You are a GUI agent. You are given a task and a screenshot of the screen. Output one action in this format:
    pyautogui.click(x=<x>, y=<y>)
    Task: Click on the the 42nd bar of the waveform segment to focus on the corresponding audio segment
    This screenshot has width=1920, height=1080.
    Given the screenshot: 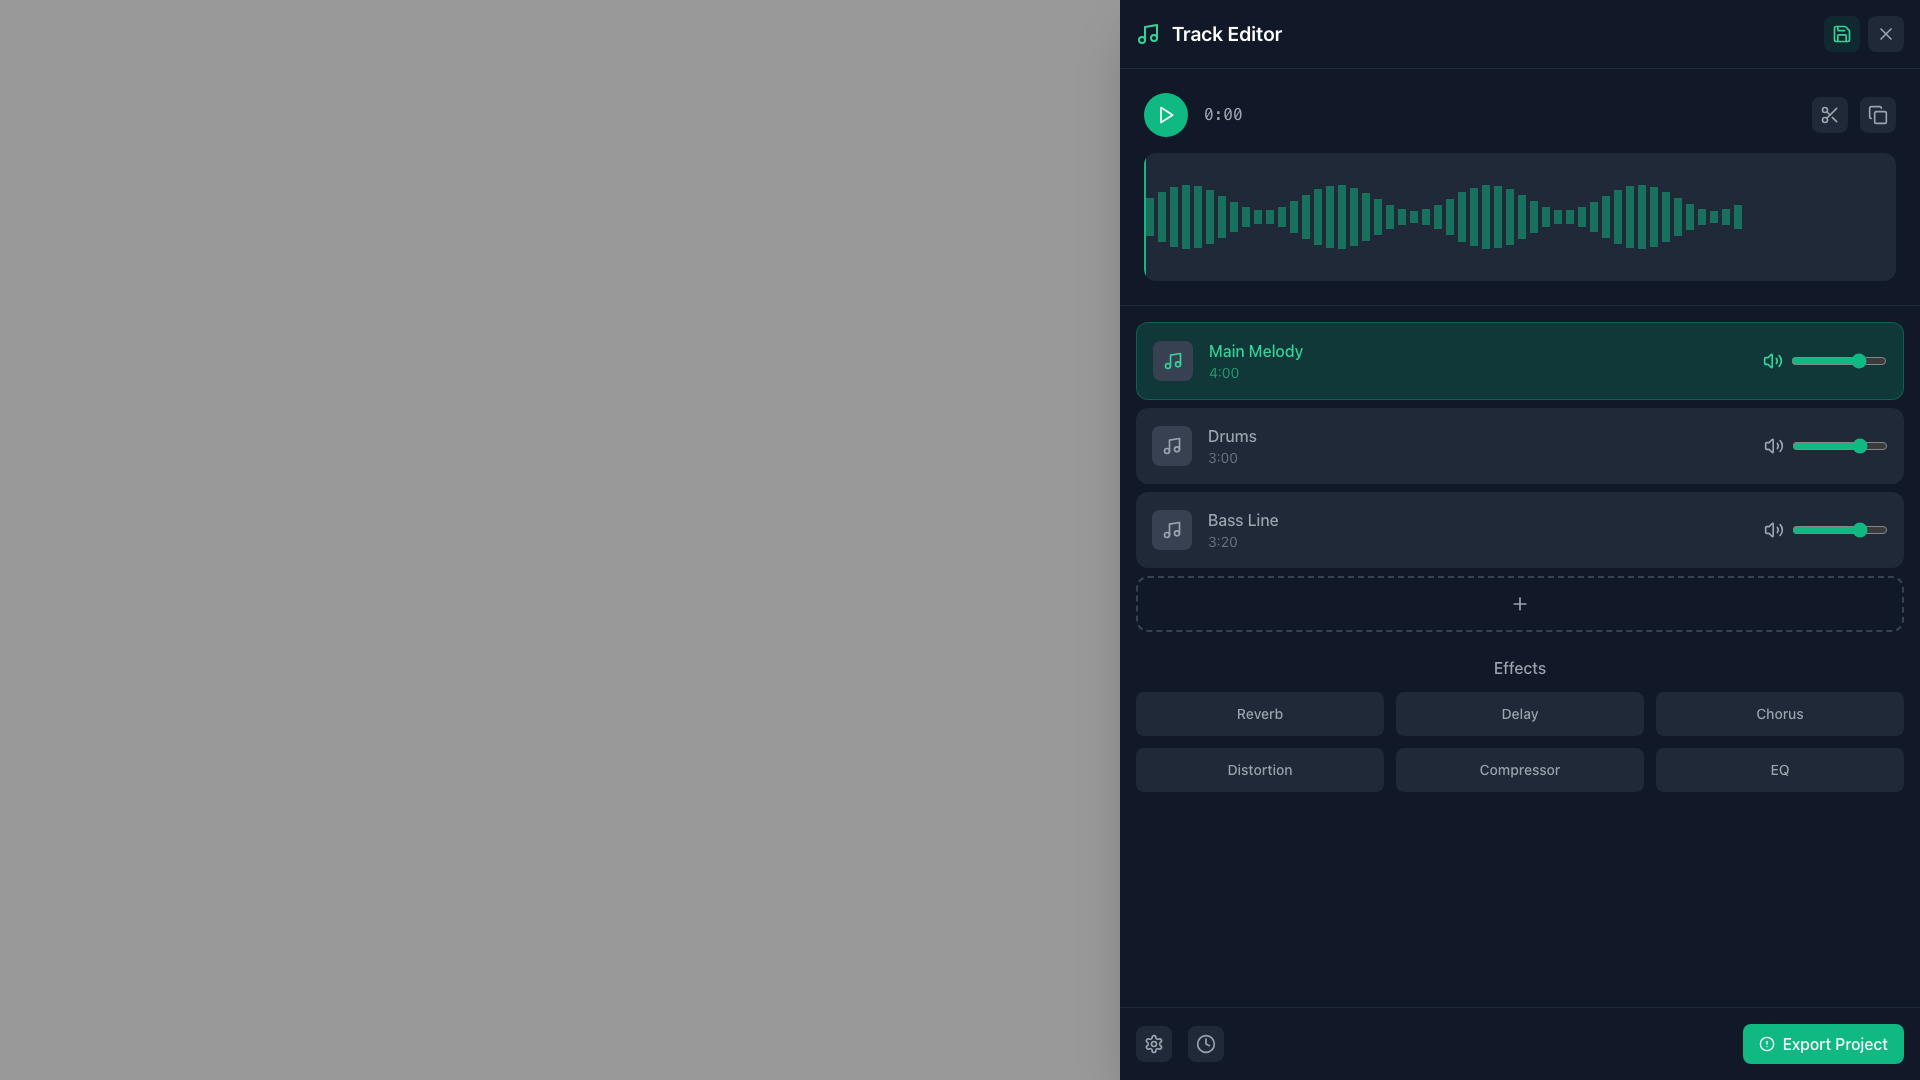 What is the action you would take?
    pyautogui.click(x=1641, y=216)
    